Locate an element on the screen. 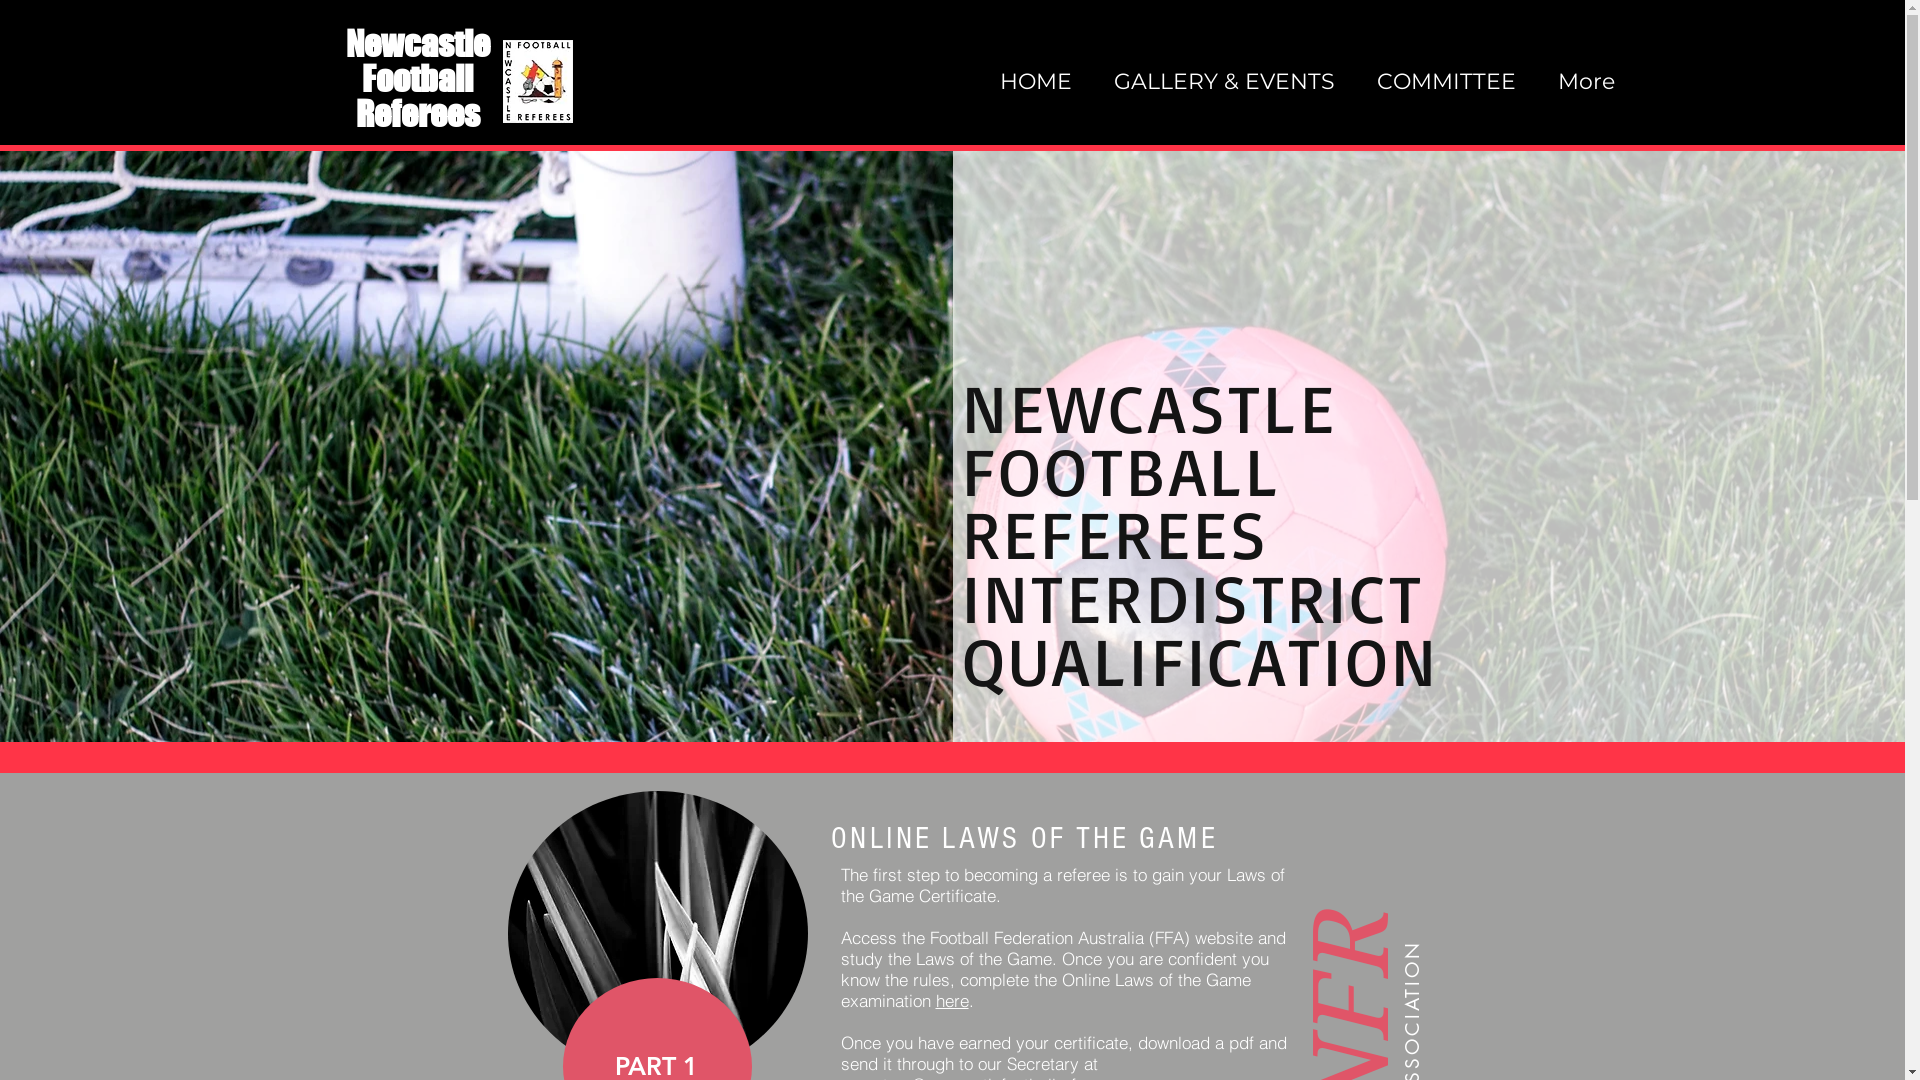  'HOME' is located at coordinates (1040, 80).